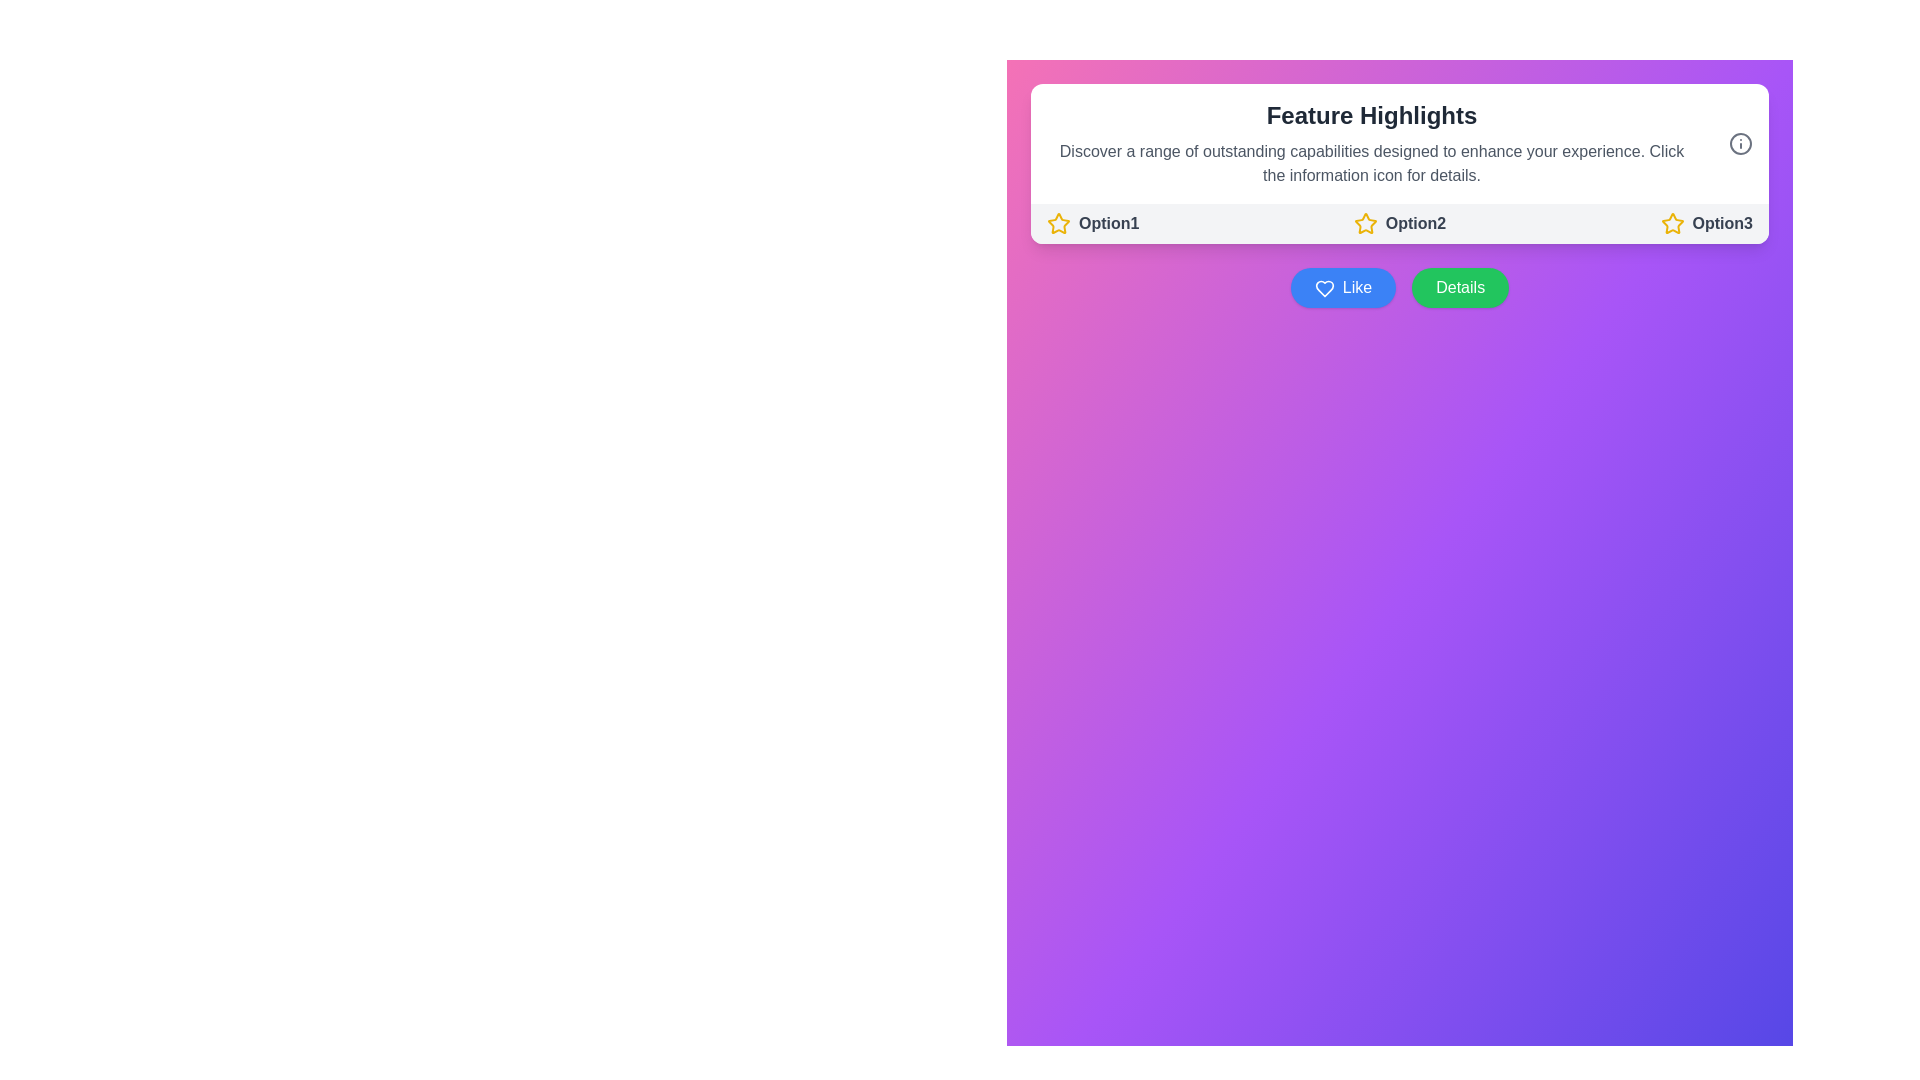 This screenshot has height=1080, width=1920. Describe the element at coordinates (1672, 223) in the screenshot. I see `the icon located to the left of the text label 'Option2' in the 'Feature Highlights' section of the interface` at that location.